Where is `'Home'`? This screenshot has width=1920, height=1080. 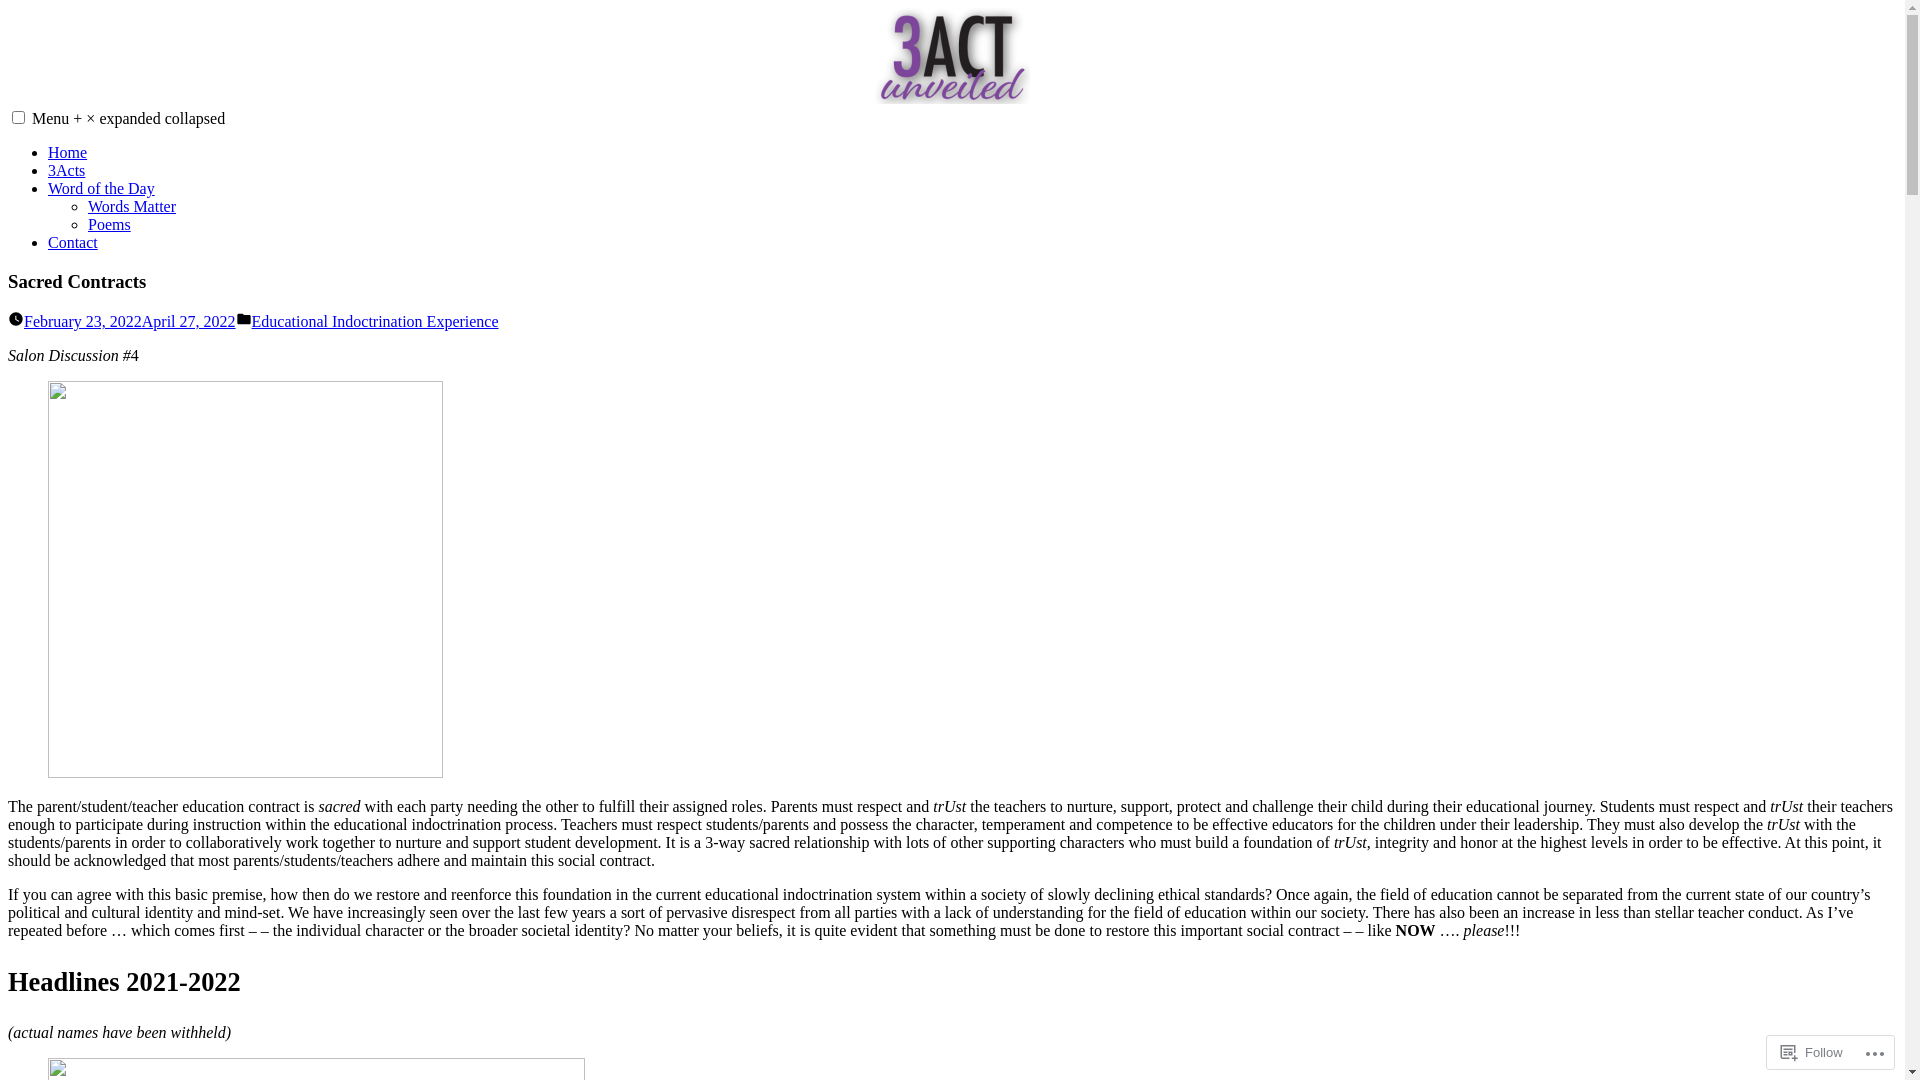 'Home' is located at coordinates (48, 151).